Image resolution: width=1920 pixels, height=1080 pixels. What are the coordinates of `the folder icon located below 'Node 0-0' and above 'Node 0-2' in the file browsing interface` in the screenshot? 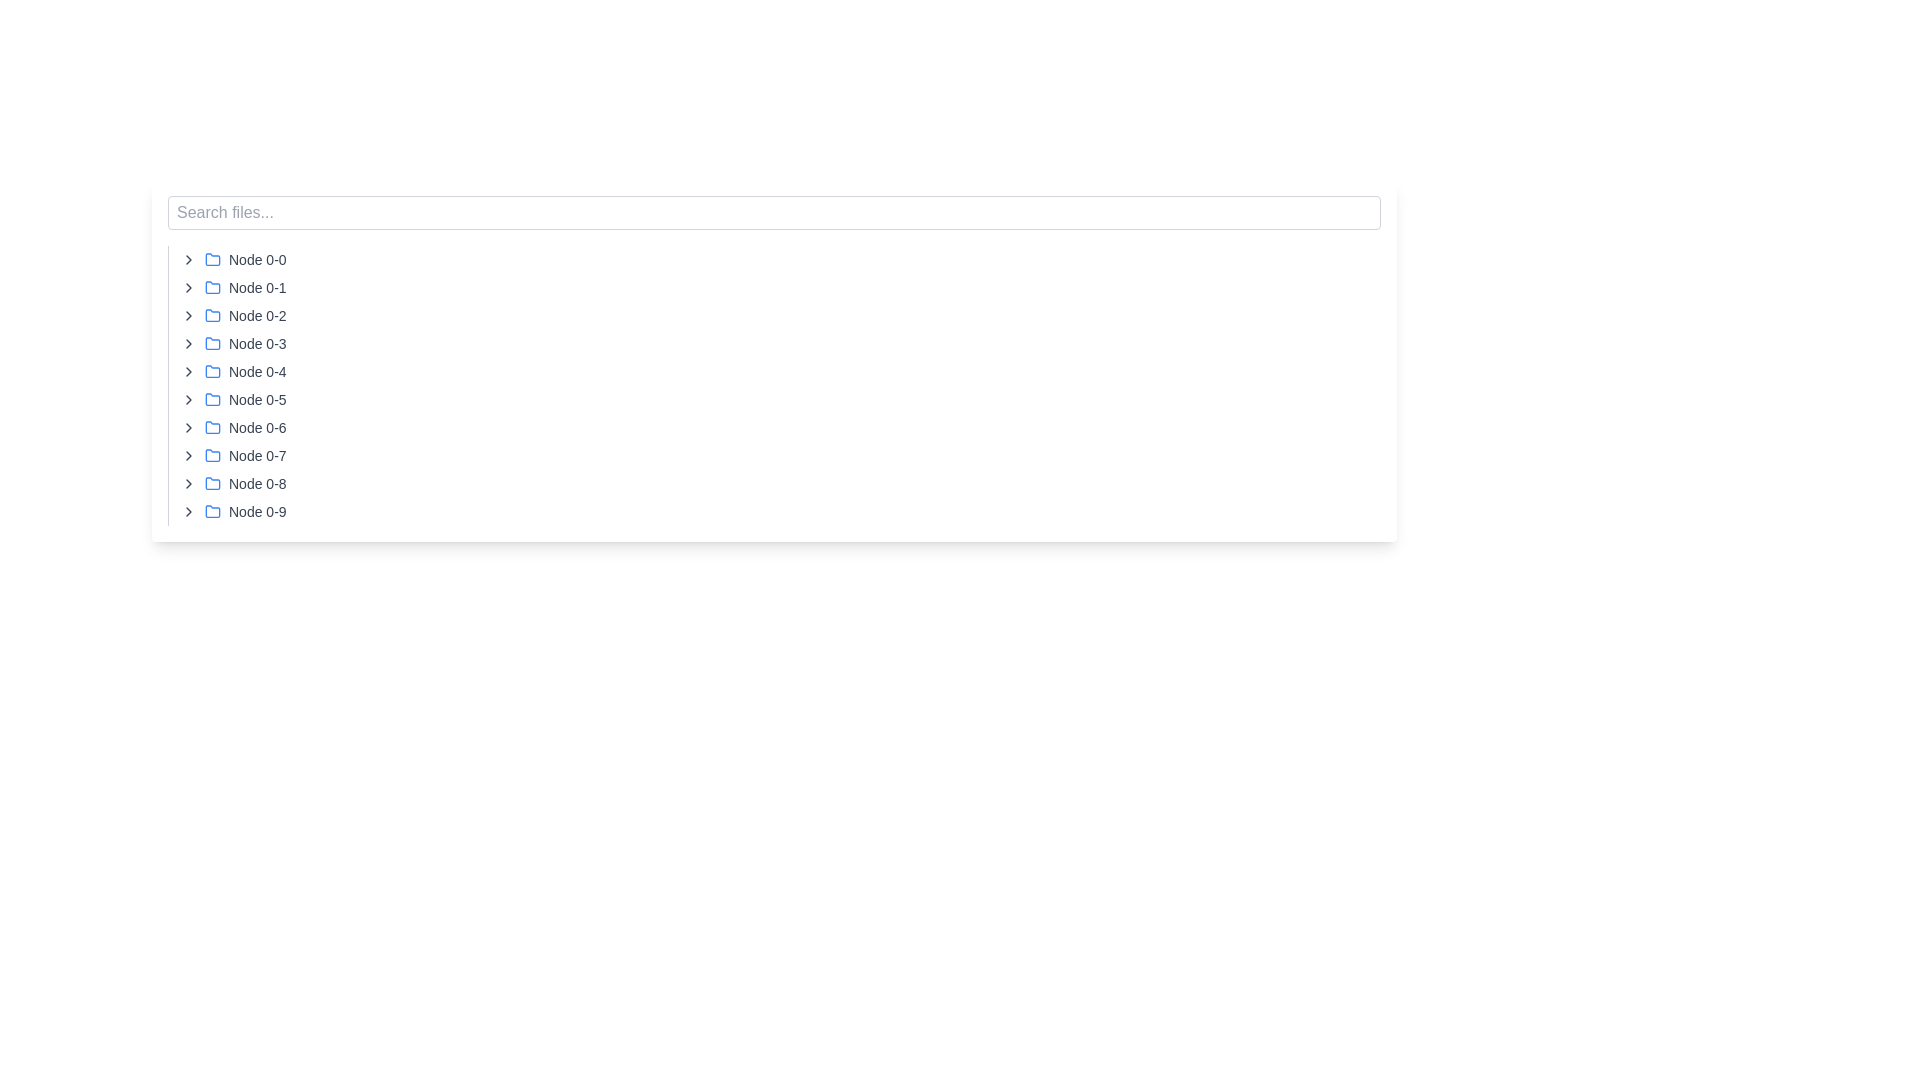 It's located at (212, 286).